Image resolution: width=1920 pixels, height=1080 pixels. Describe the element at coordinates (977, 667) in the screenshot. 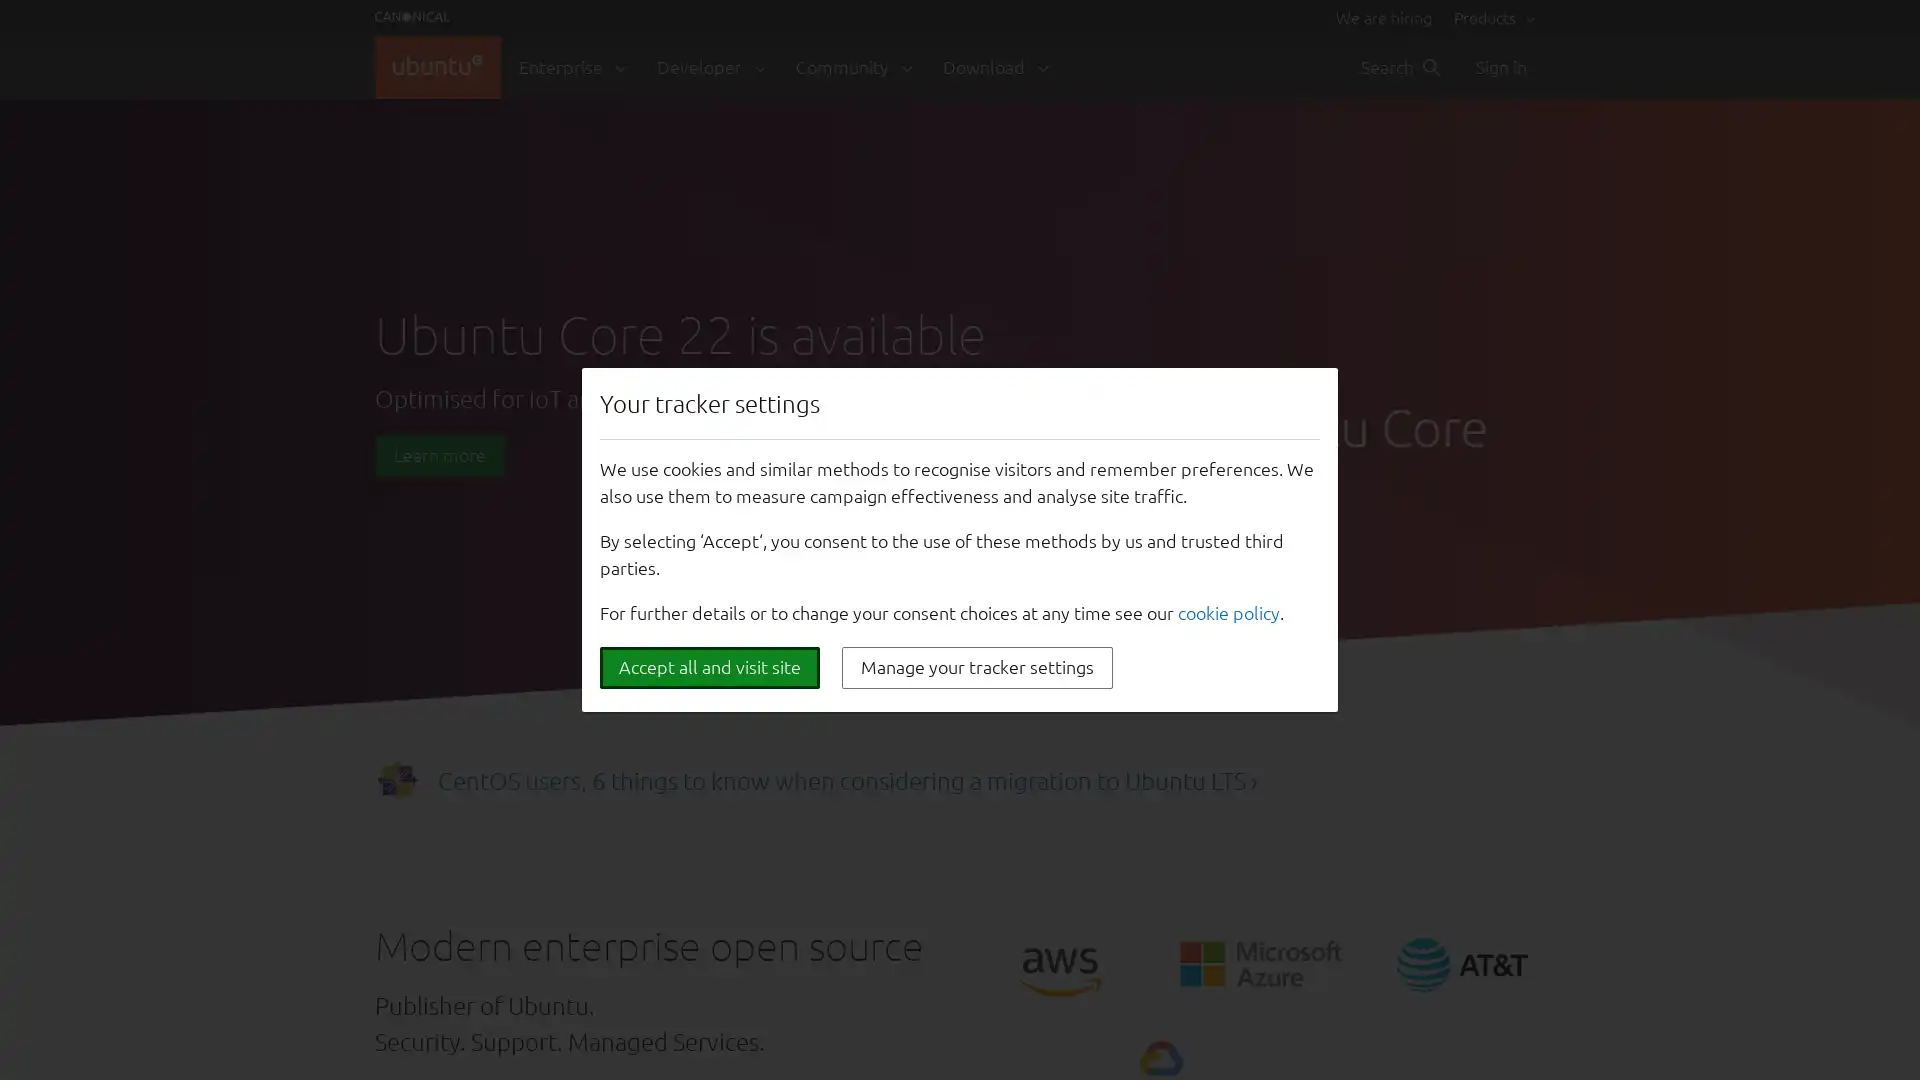

I see `Manage your tracker settings` at that location.